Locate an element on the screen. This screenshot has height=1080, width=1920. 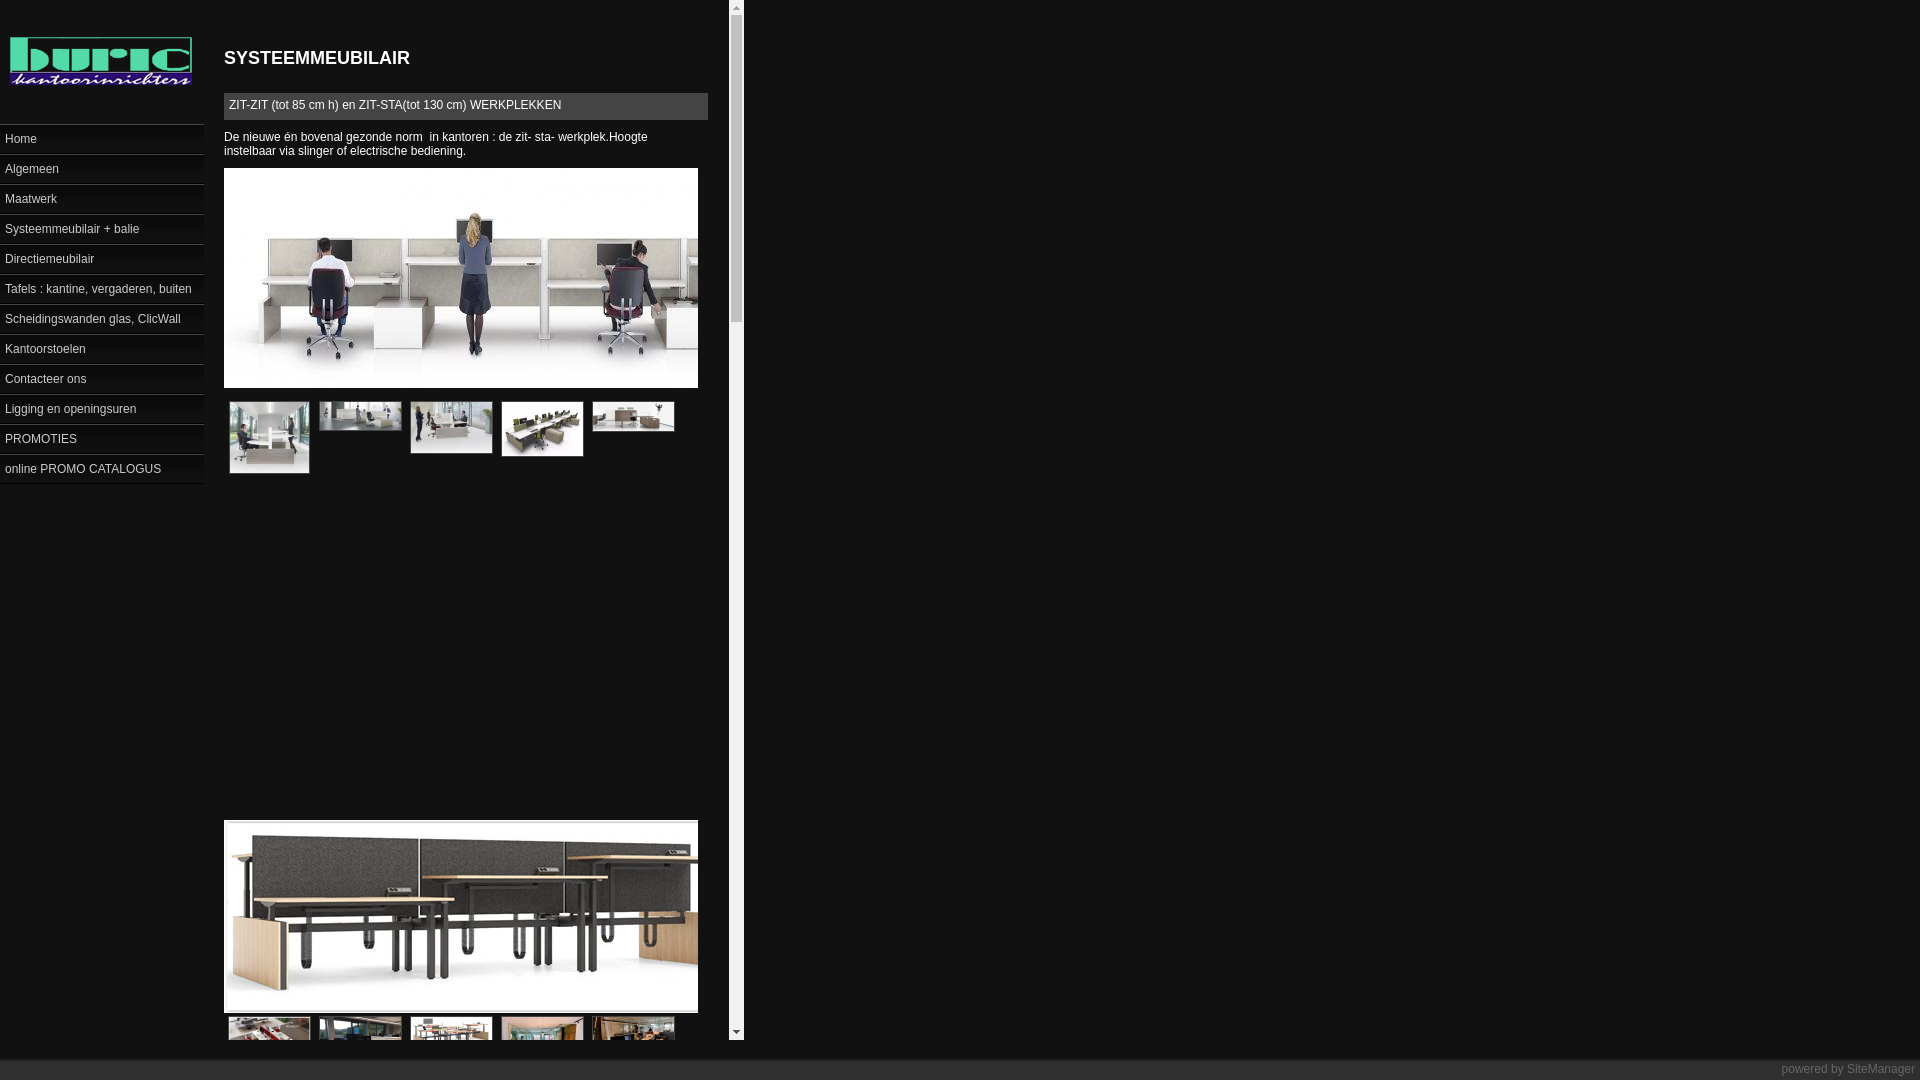
'powered by SiteManager' is located at coordinates (1781, 1067).